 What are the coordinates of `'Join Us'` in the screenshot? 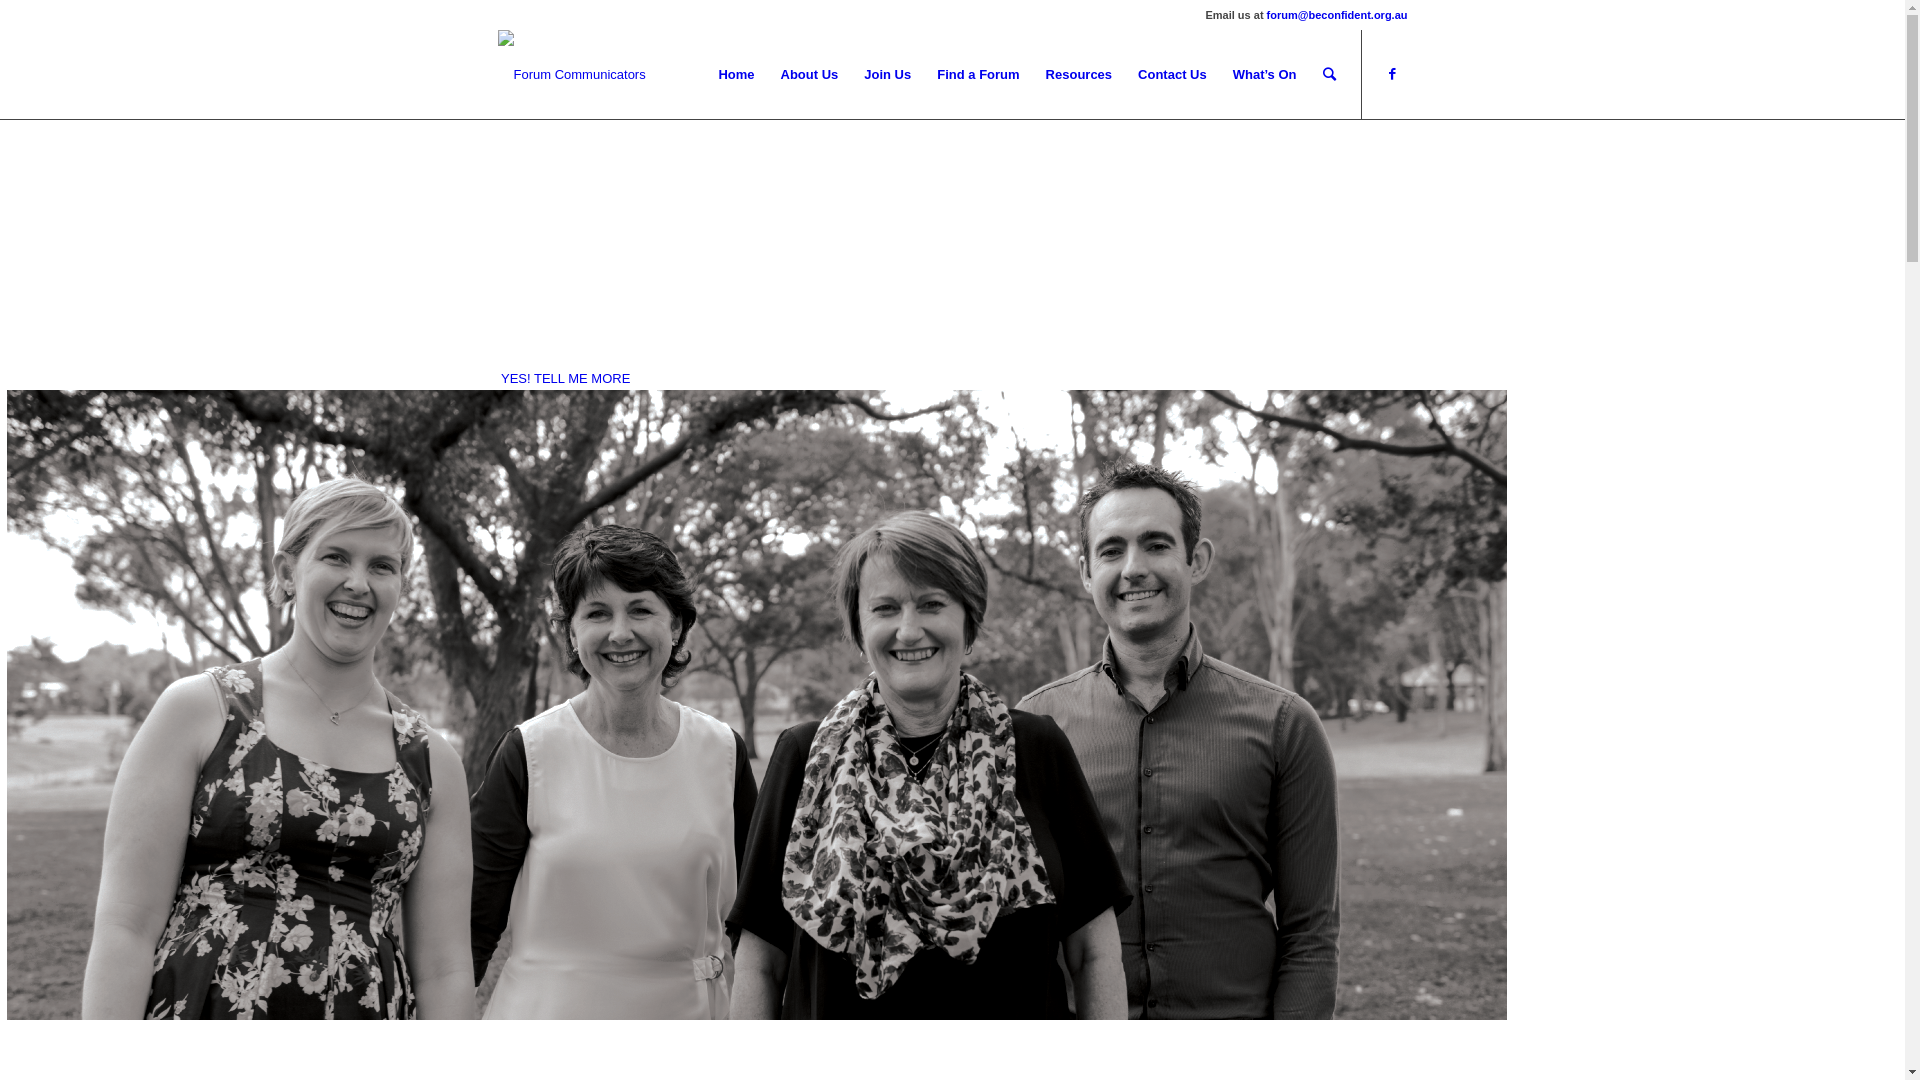 It's located at (886, 73).